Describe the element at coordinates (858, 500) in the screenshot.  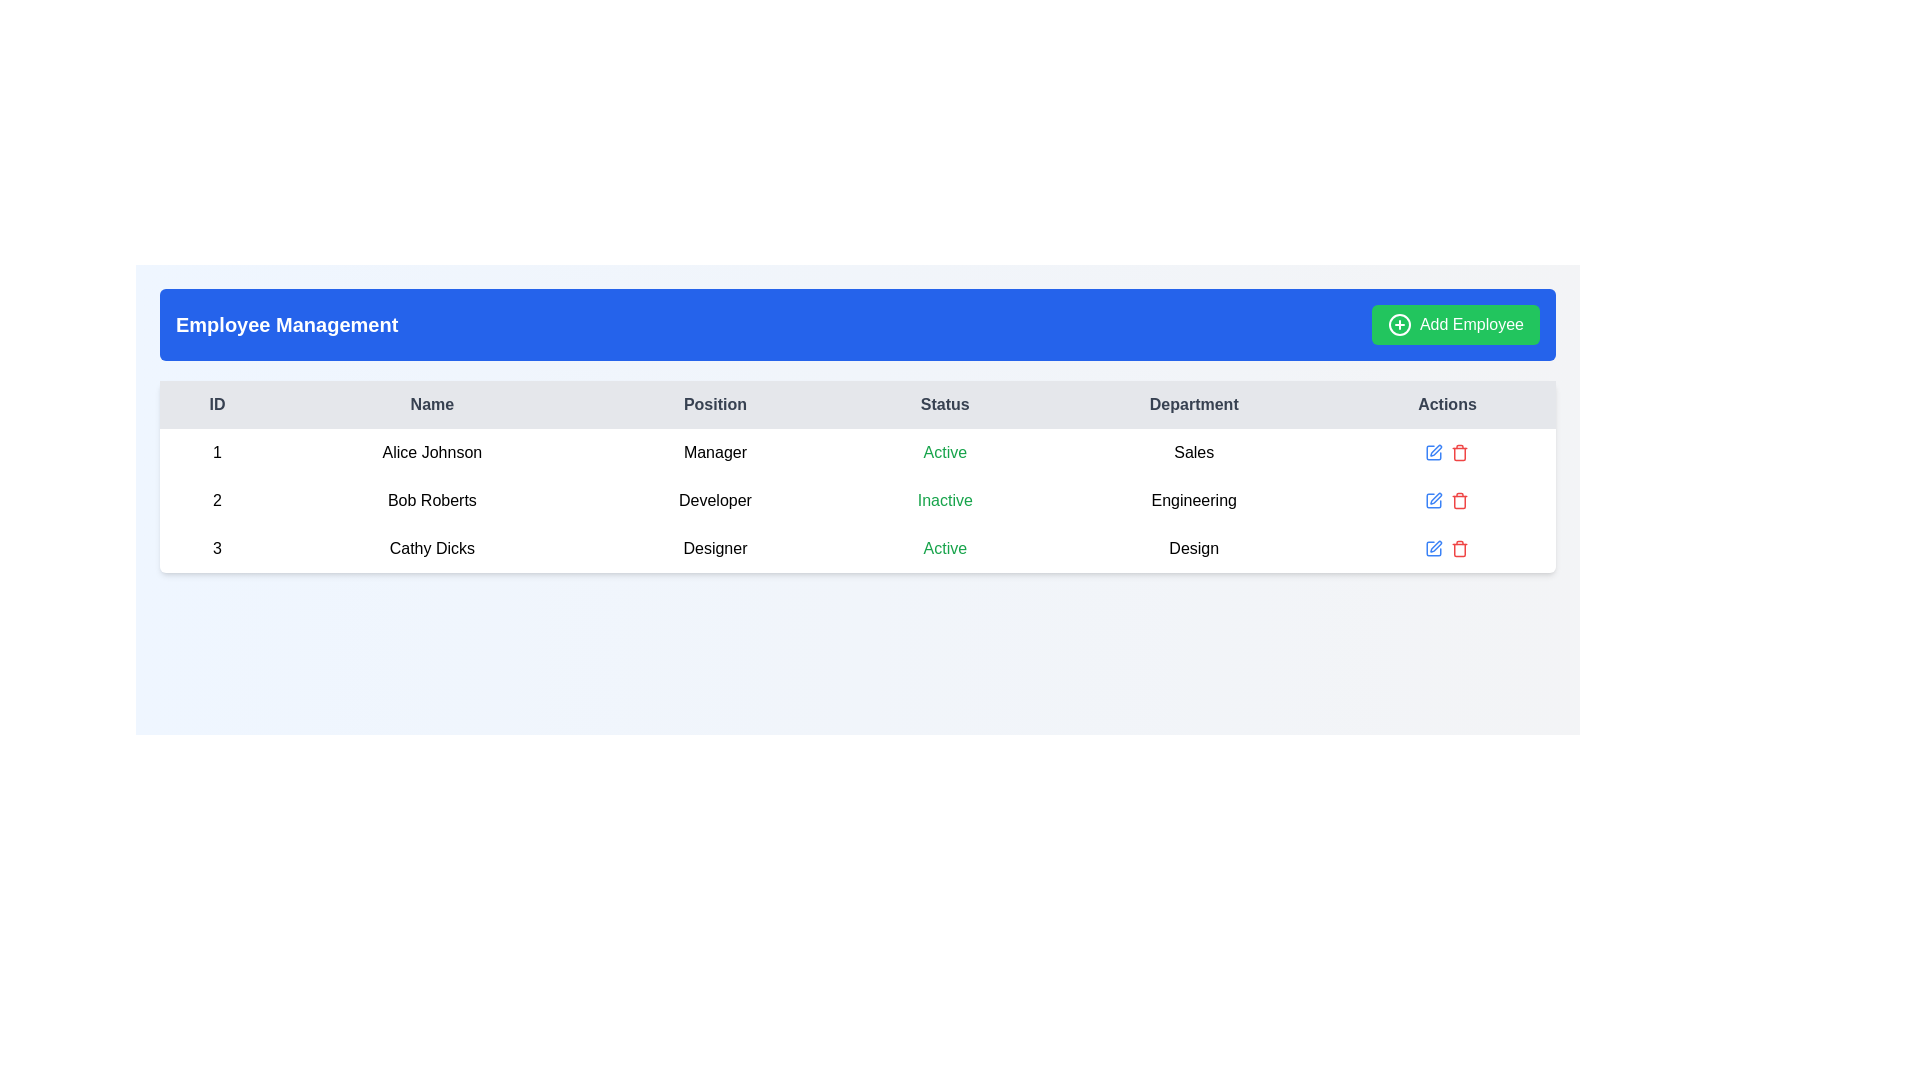
I see `the details presented in the second row of the employee table, which includes the name 'Bob Roberts', position 'Developer', status 'Inactive', and department 'Engineering'` at that location.